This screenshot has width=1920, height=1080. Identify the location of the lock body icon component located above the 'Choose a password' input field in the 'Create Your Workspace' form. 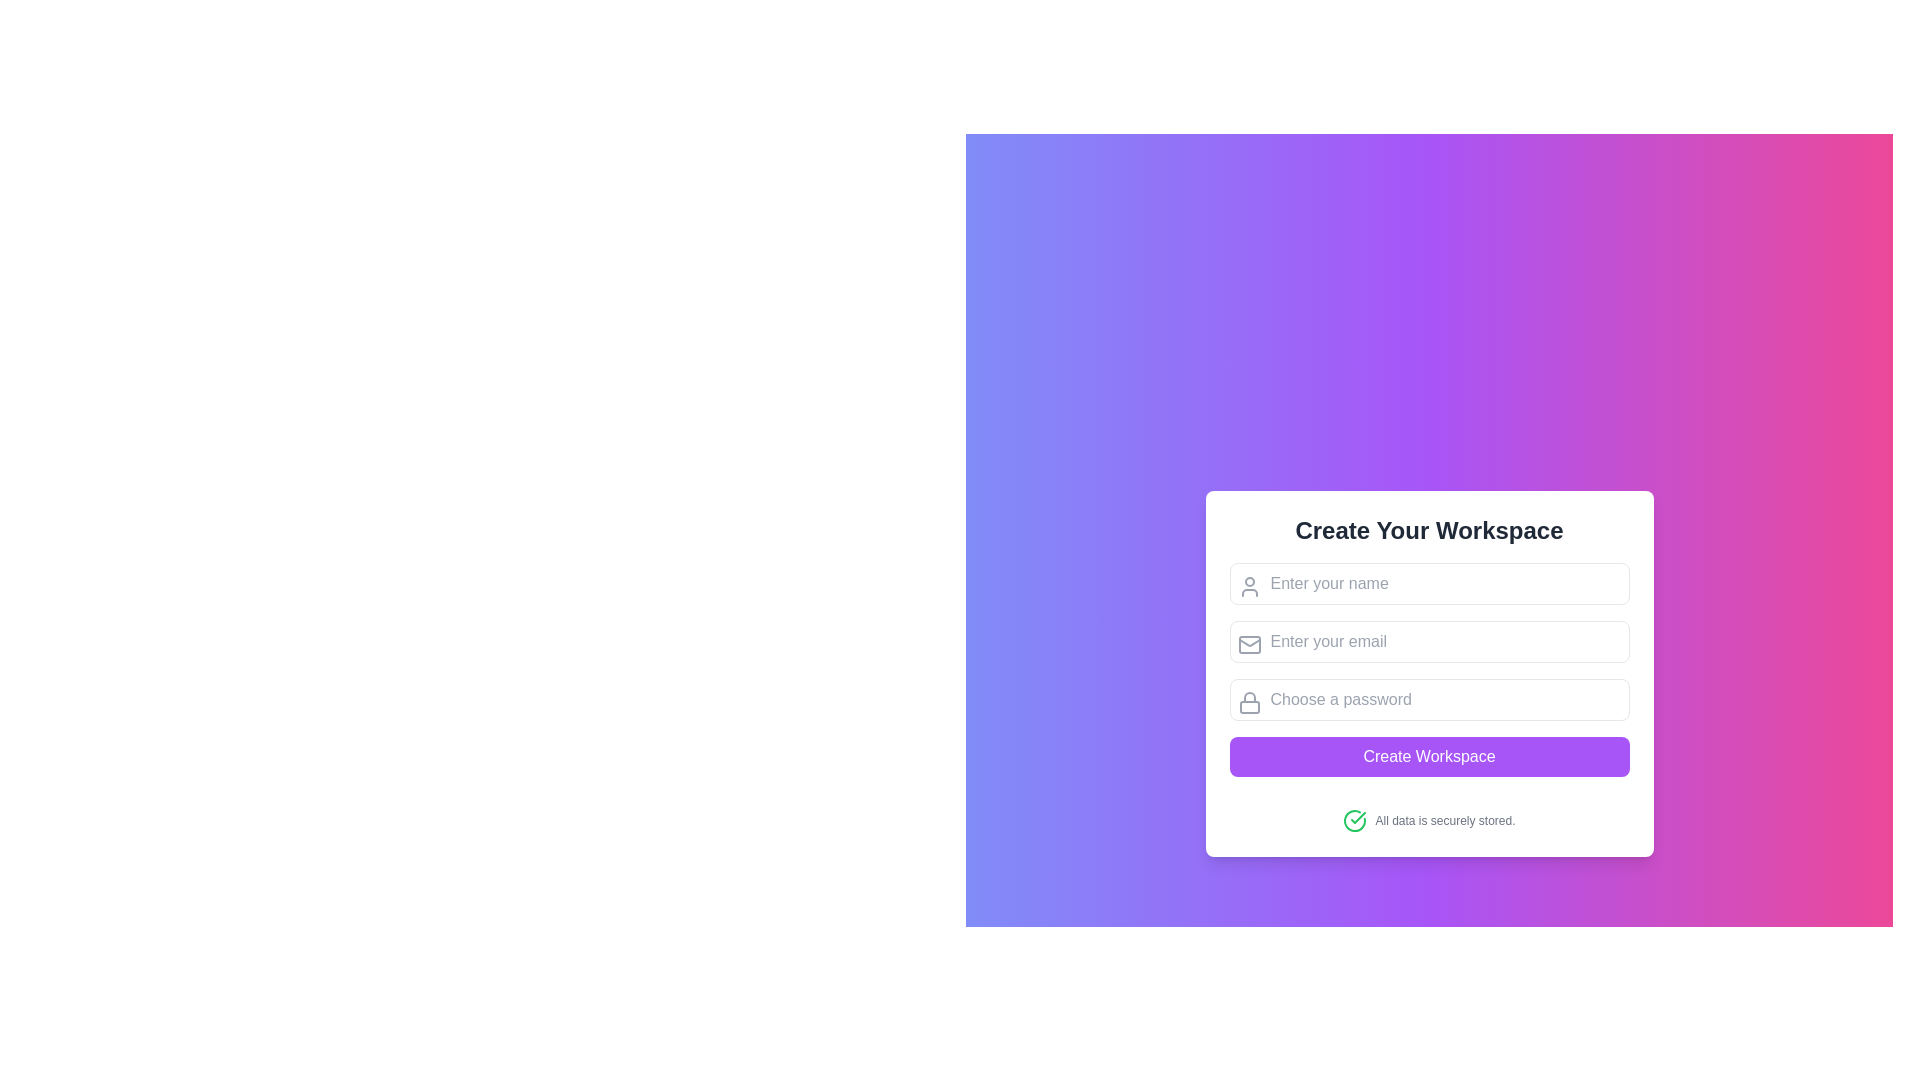
(1248, 706).